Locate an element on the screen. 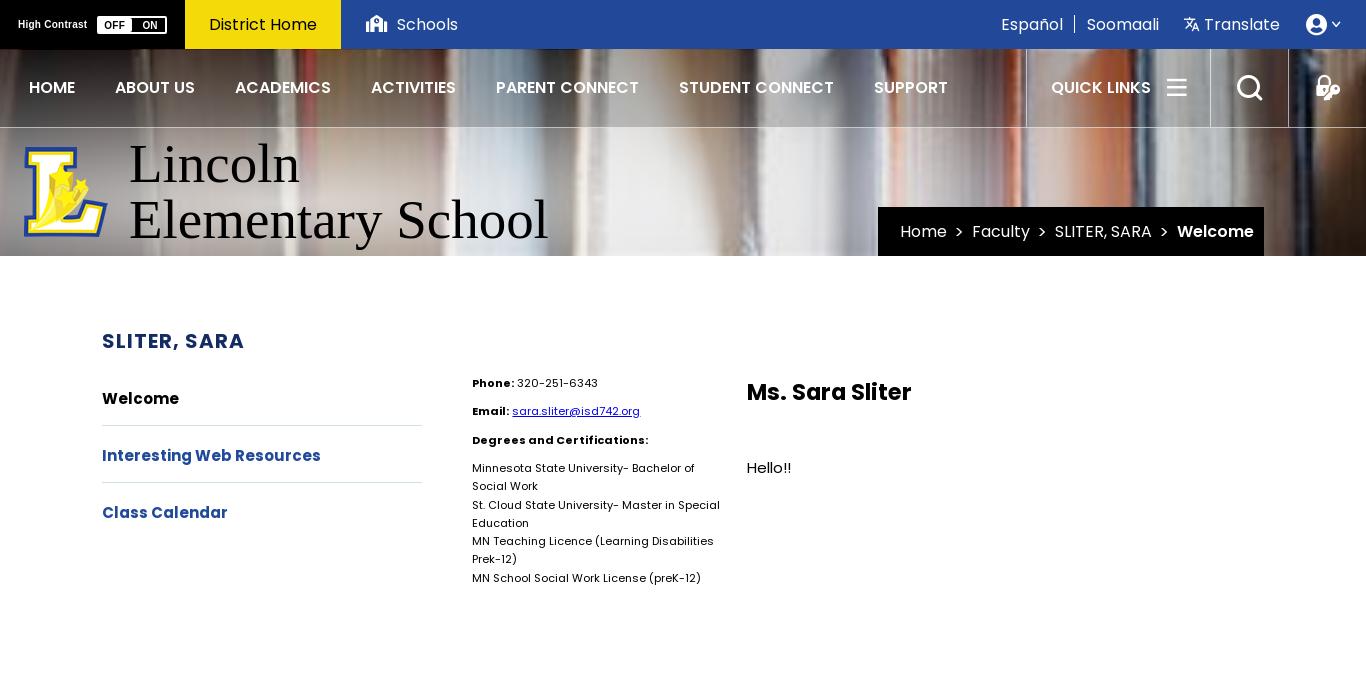 Image resolution: width=1366 pixels, height=675 pixels. 'Elementary School' is located at coordinates (338, 218).